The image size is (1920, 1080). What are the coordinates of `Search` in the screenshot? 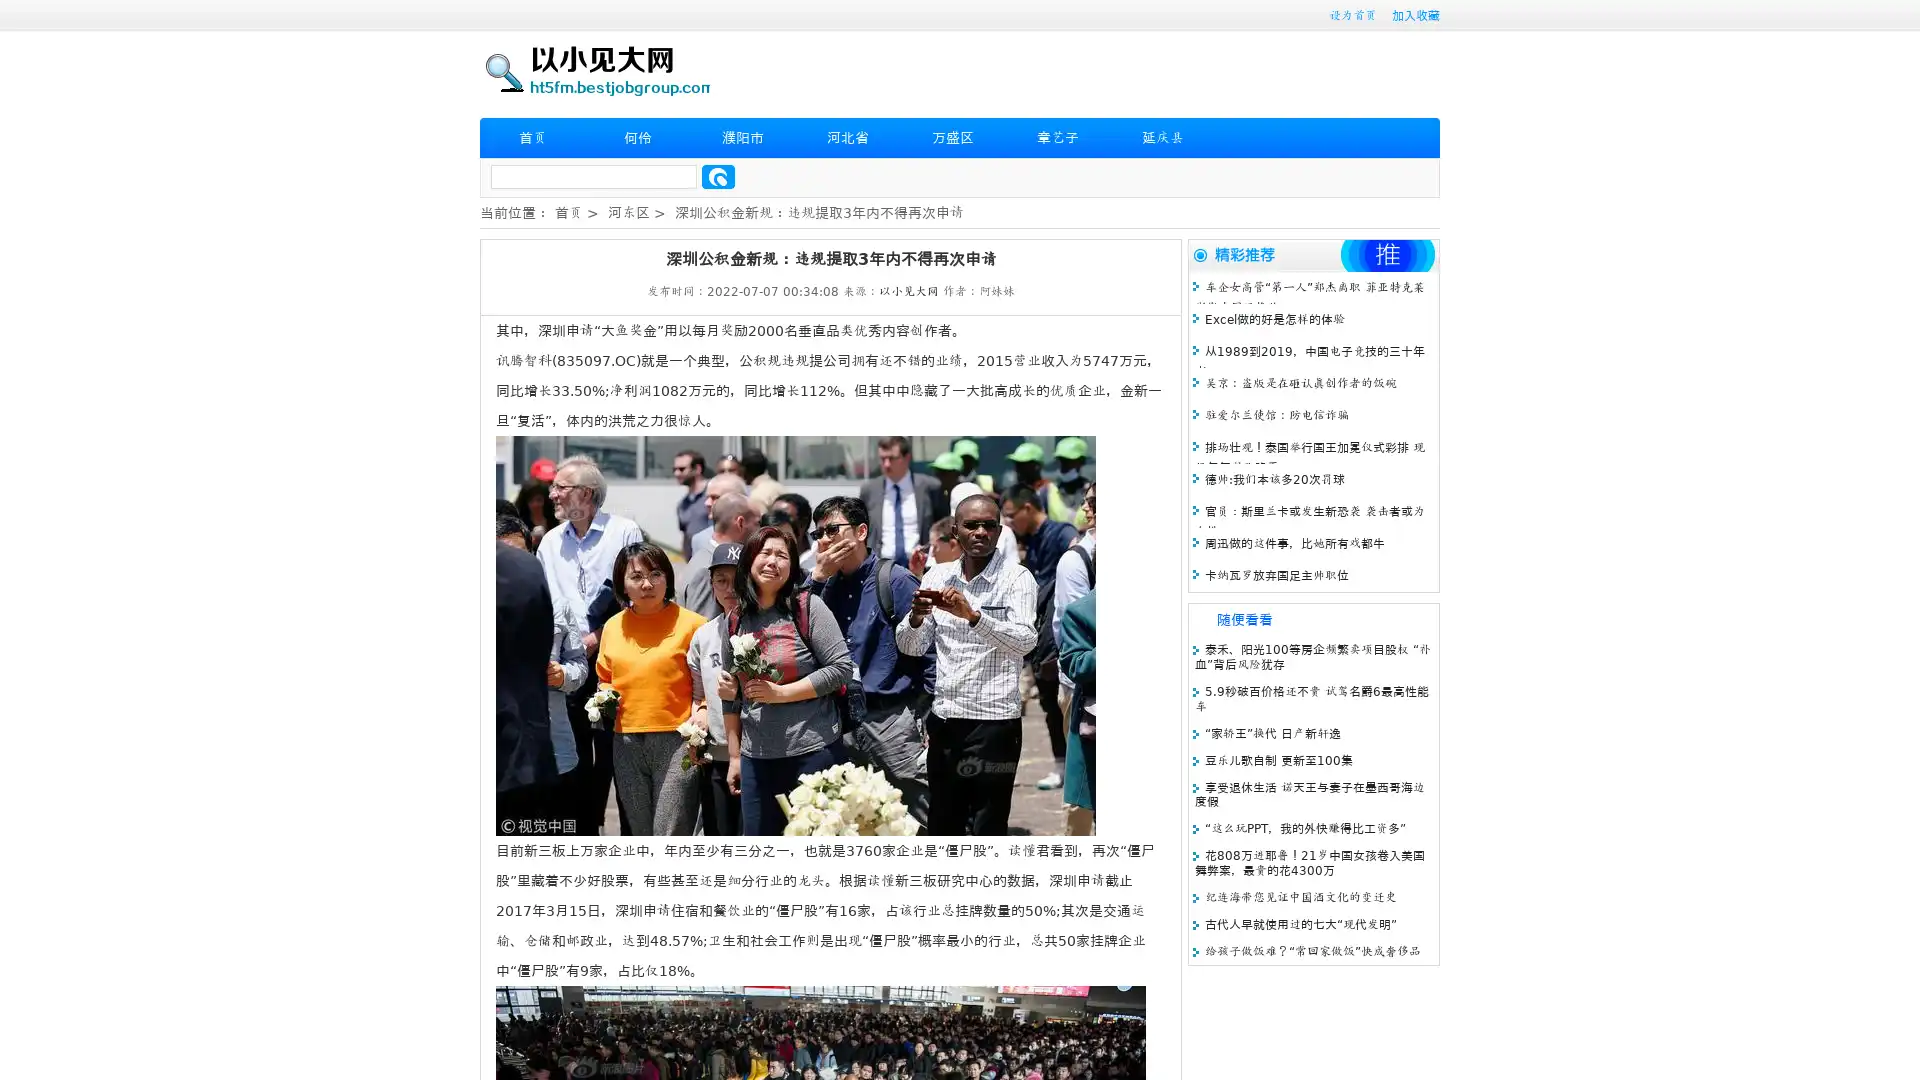 It's located at (718, 176).